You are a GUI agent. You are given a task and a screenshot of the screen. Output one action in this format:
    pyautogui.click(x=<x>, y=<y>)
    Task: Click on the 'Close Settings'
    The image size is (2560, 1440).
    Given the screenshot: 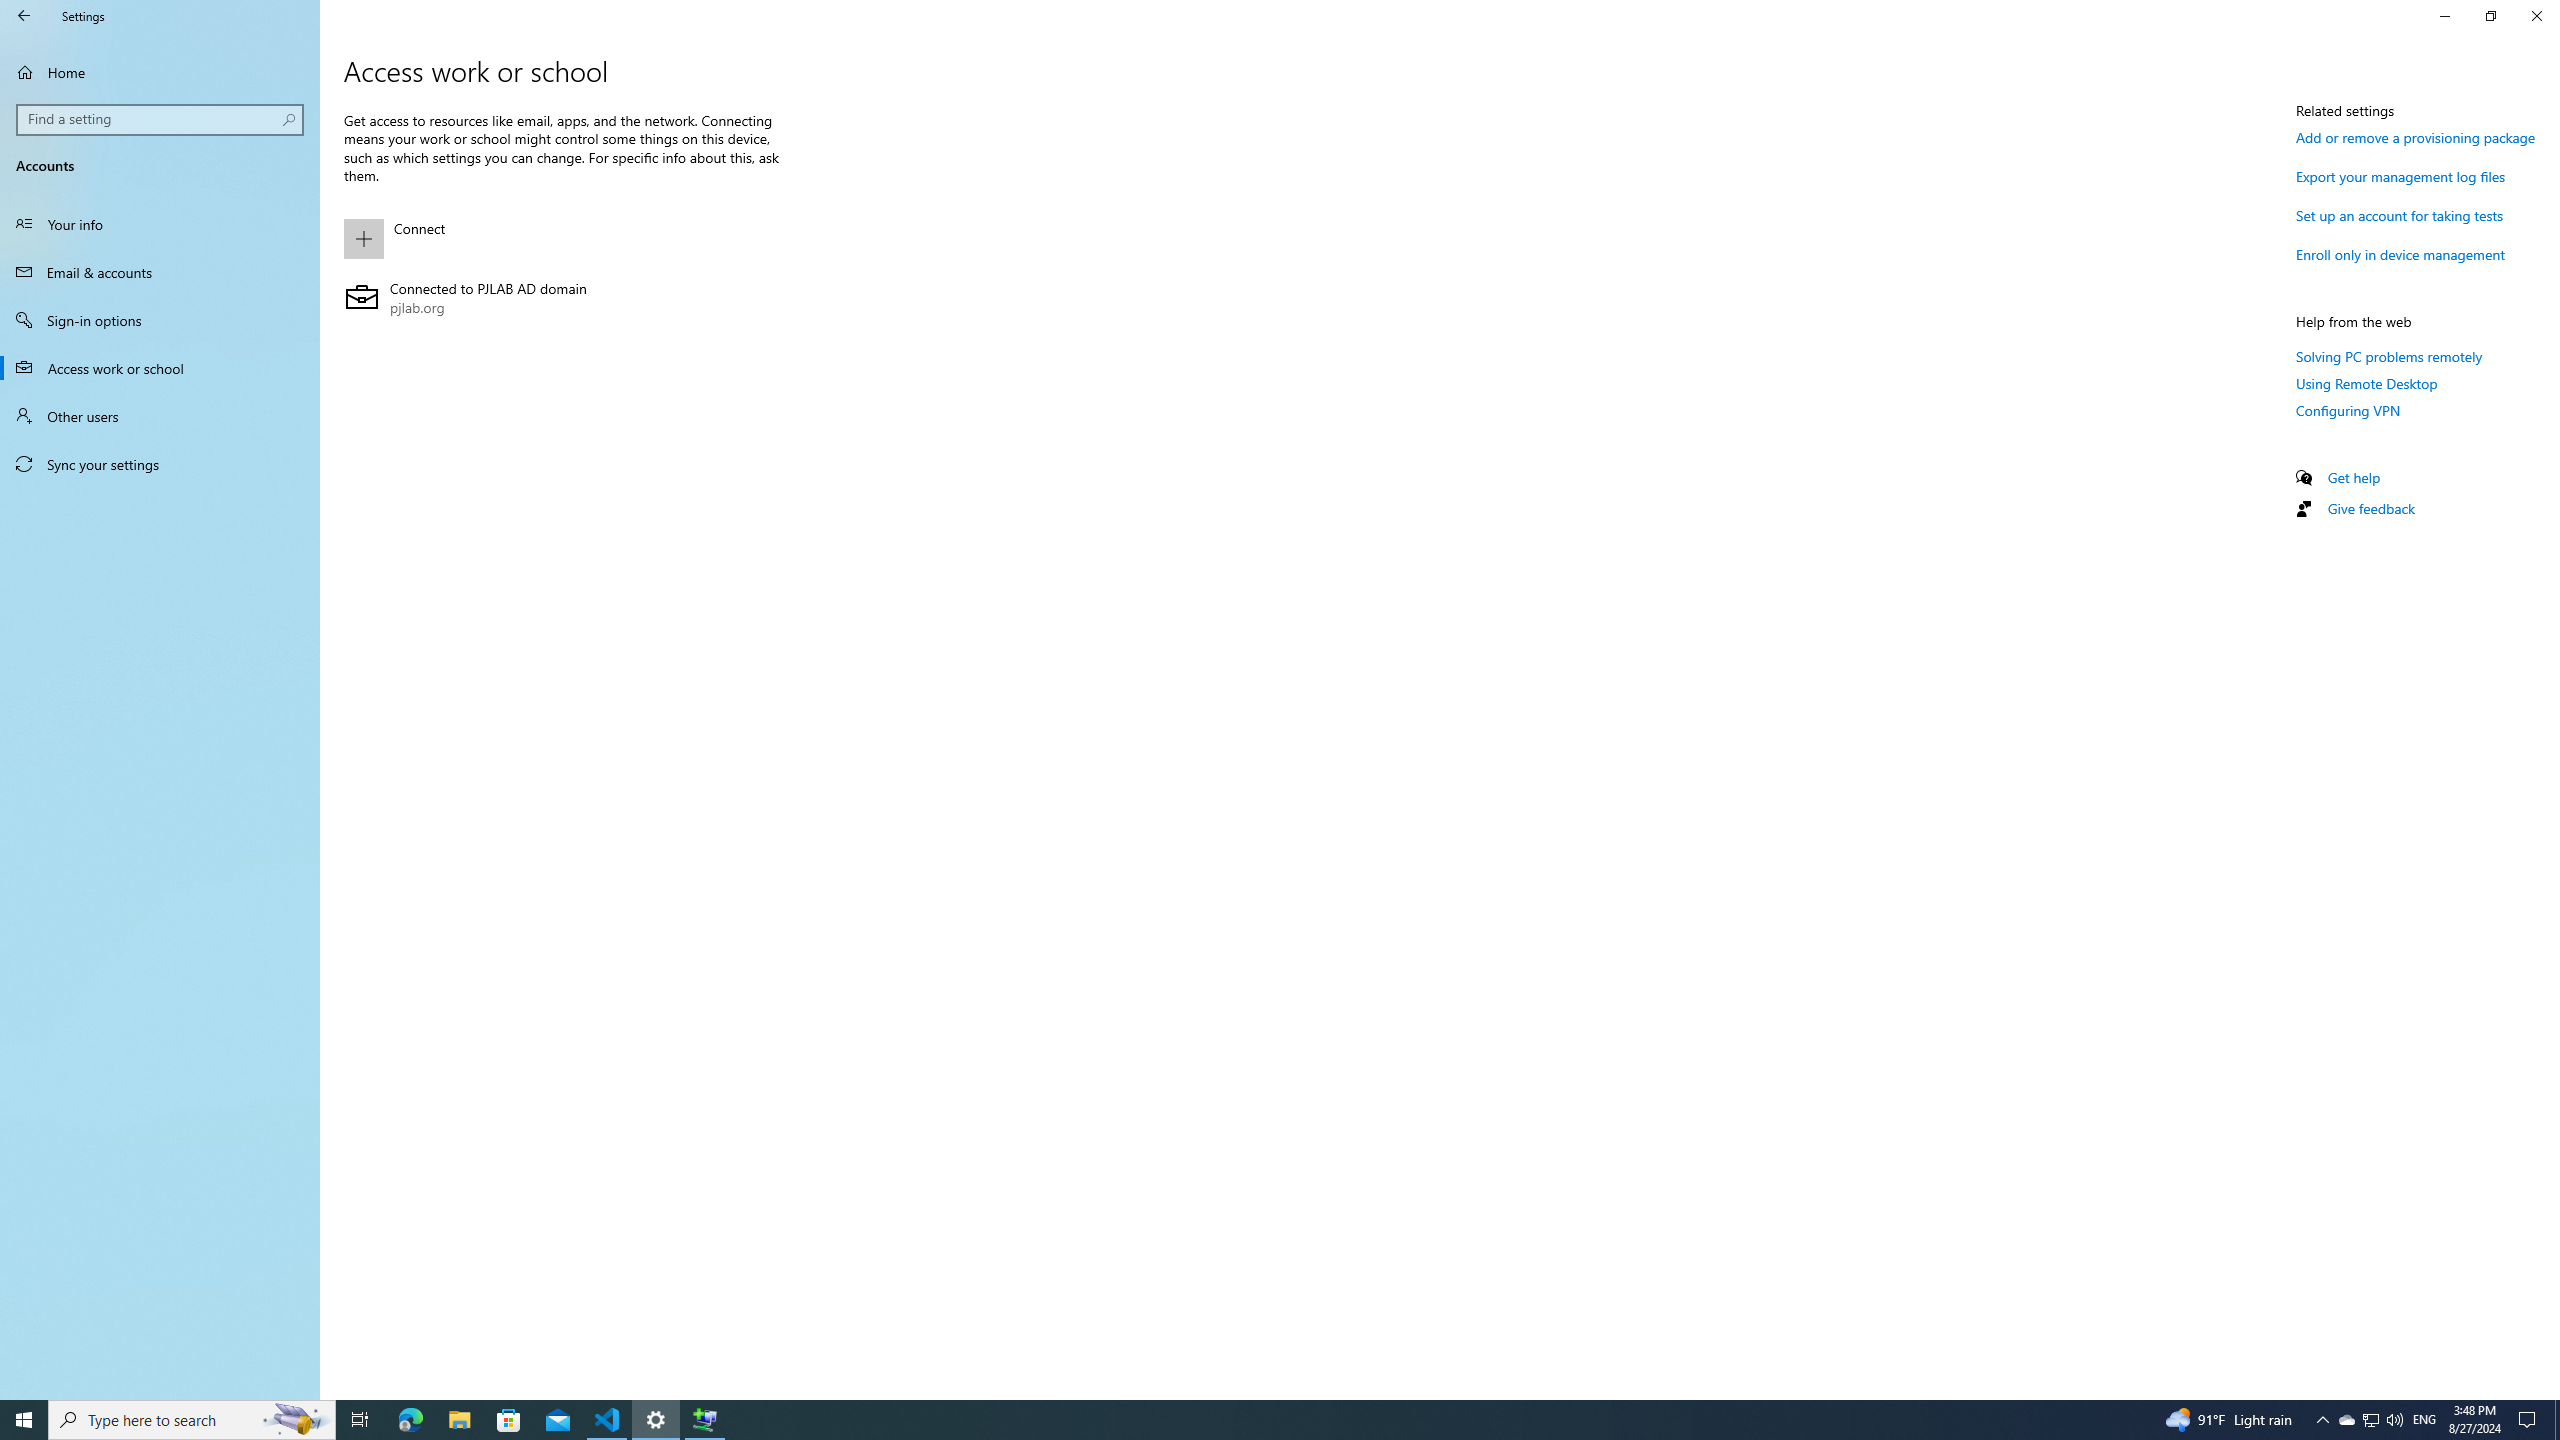 What is the action you would take?
    pyautogui.click(x=2535, y=15)
    